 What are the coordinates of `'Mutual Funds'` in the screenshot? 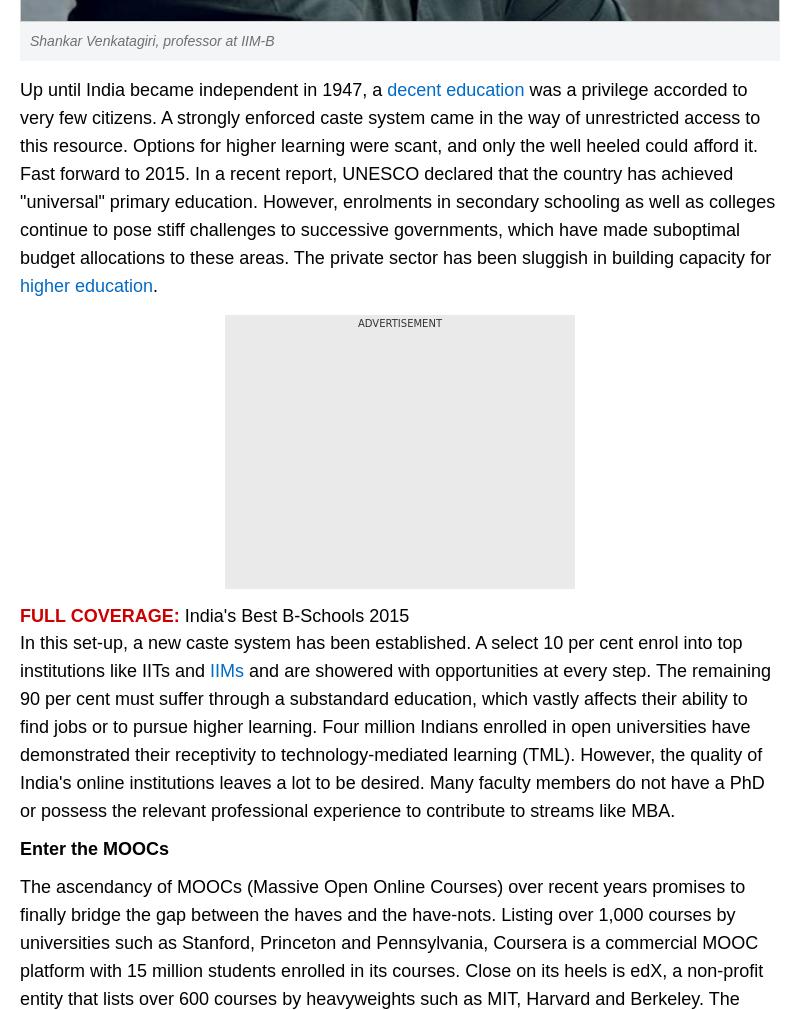 It's located at (75, 663).